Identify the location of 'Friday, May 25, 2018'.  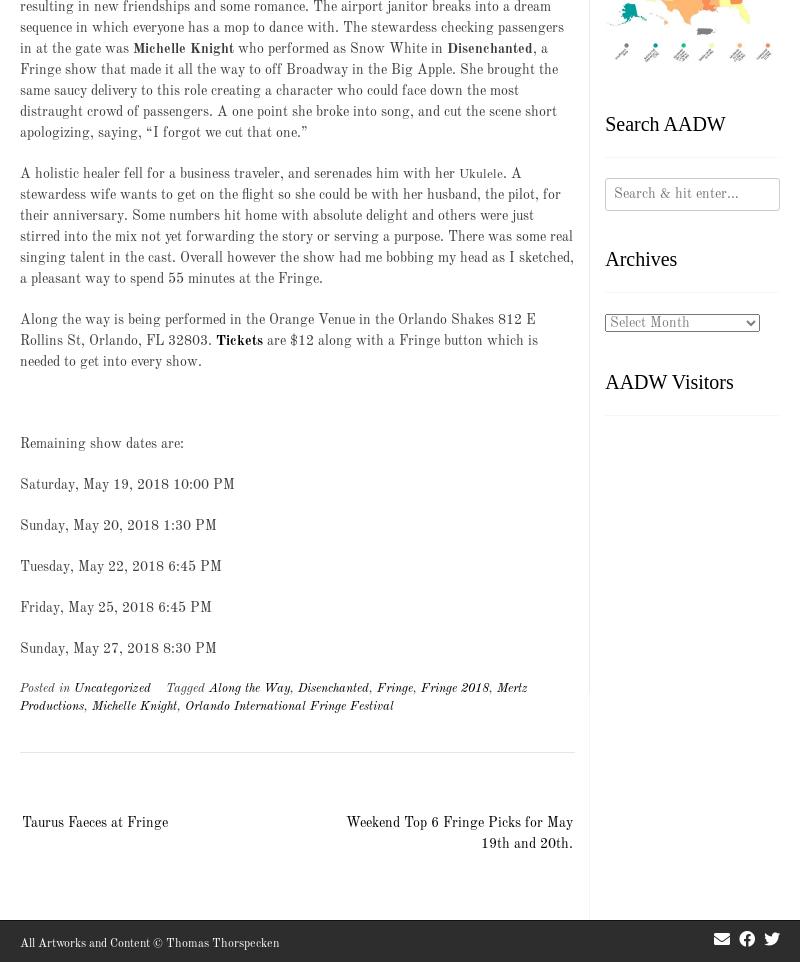
(86, 606).